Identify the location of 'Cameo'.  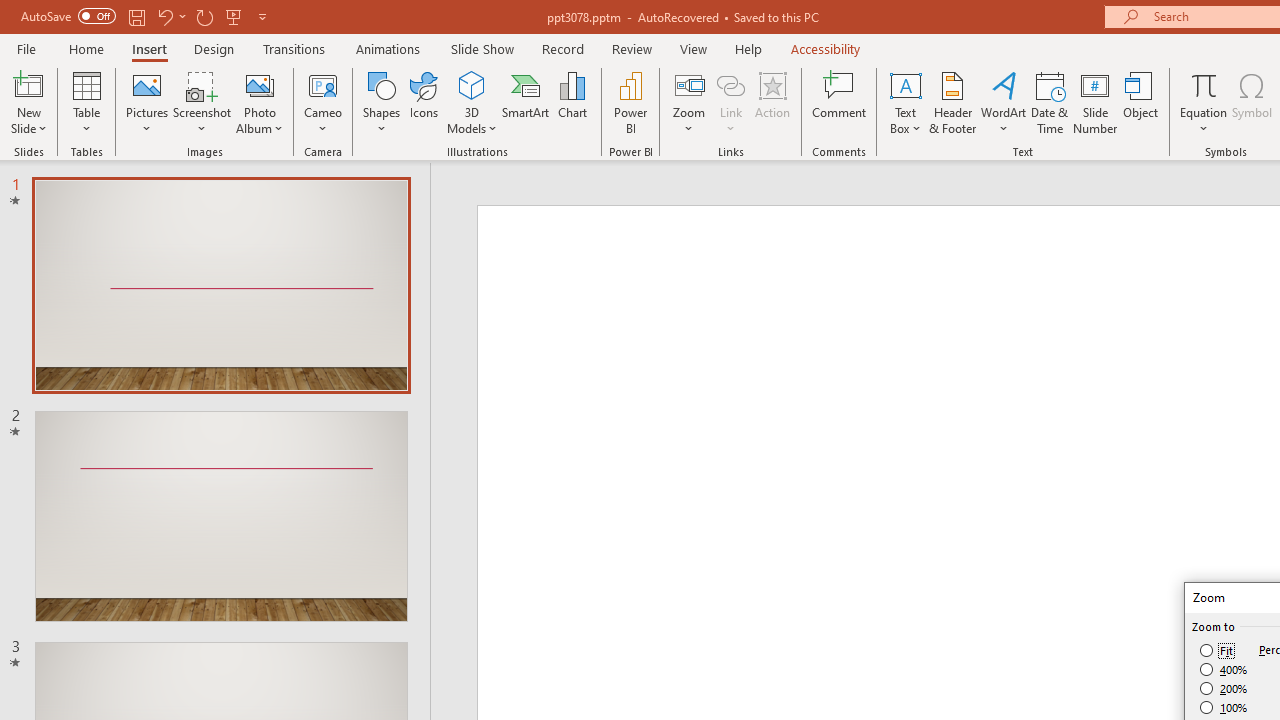
(323, 84).